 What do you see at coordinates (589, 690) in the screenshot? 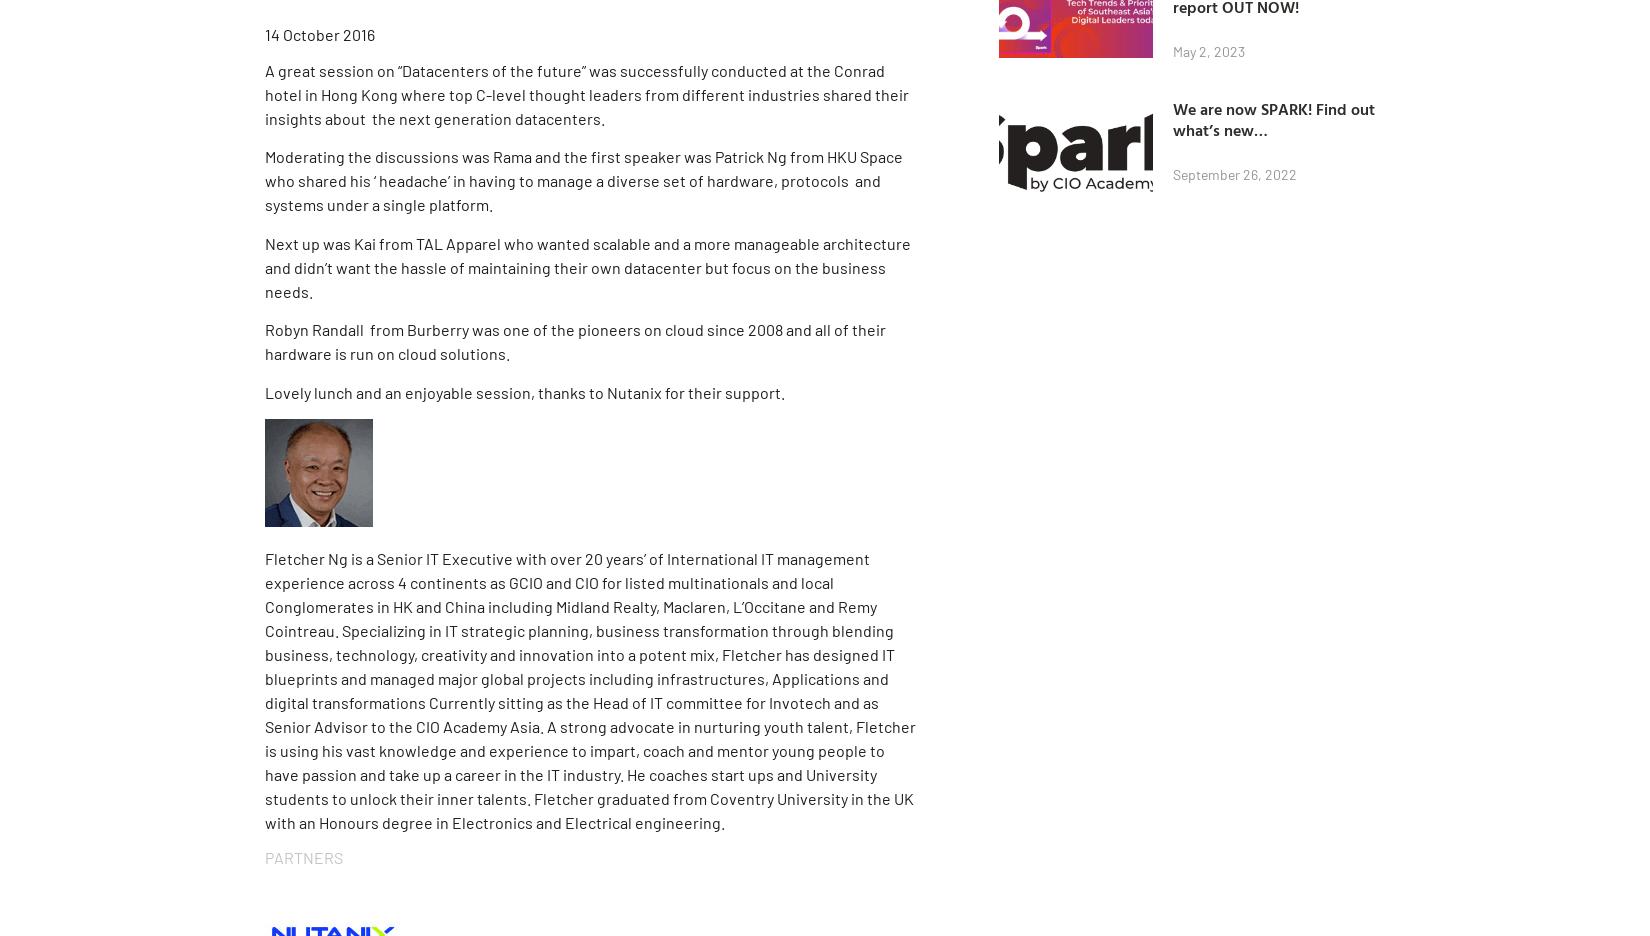
I see `'Fletcher Ng is a Senior IT Executive with over 20 years’ of International IT management experience across 4 continents as GCIO and CIO for listed multinationals and local Conglomerates in HK and China including Midland Realty, Maclaren, L’Occitane and Remy Cointreau. Specializing in IT strategic planning, business transformation through blending business, technology, creativity and innovation into a potent mix, Fletcher has designed IT blueprints and managed major global projects including infrastructures, Applications and digital transformations Currently sitting as the Head of IT committee for Invotech and as Senior Advisor to the CIO Academy Asia. A strong advocate in nurturing youth talent, Fletcher is using his vast knowledge and experience to impart, coach and mentor young people to have passion and take up a career in the IT industry. He coaches start ups and University students to unlock their inner talents. Fletcher graduated from Coventry University in the UK with an Honours degree in Electronics and Electrical engineering.'` at bounding box center [589, 690].